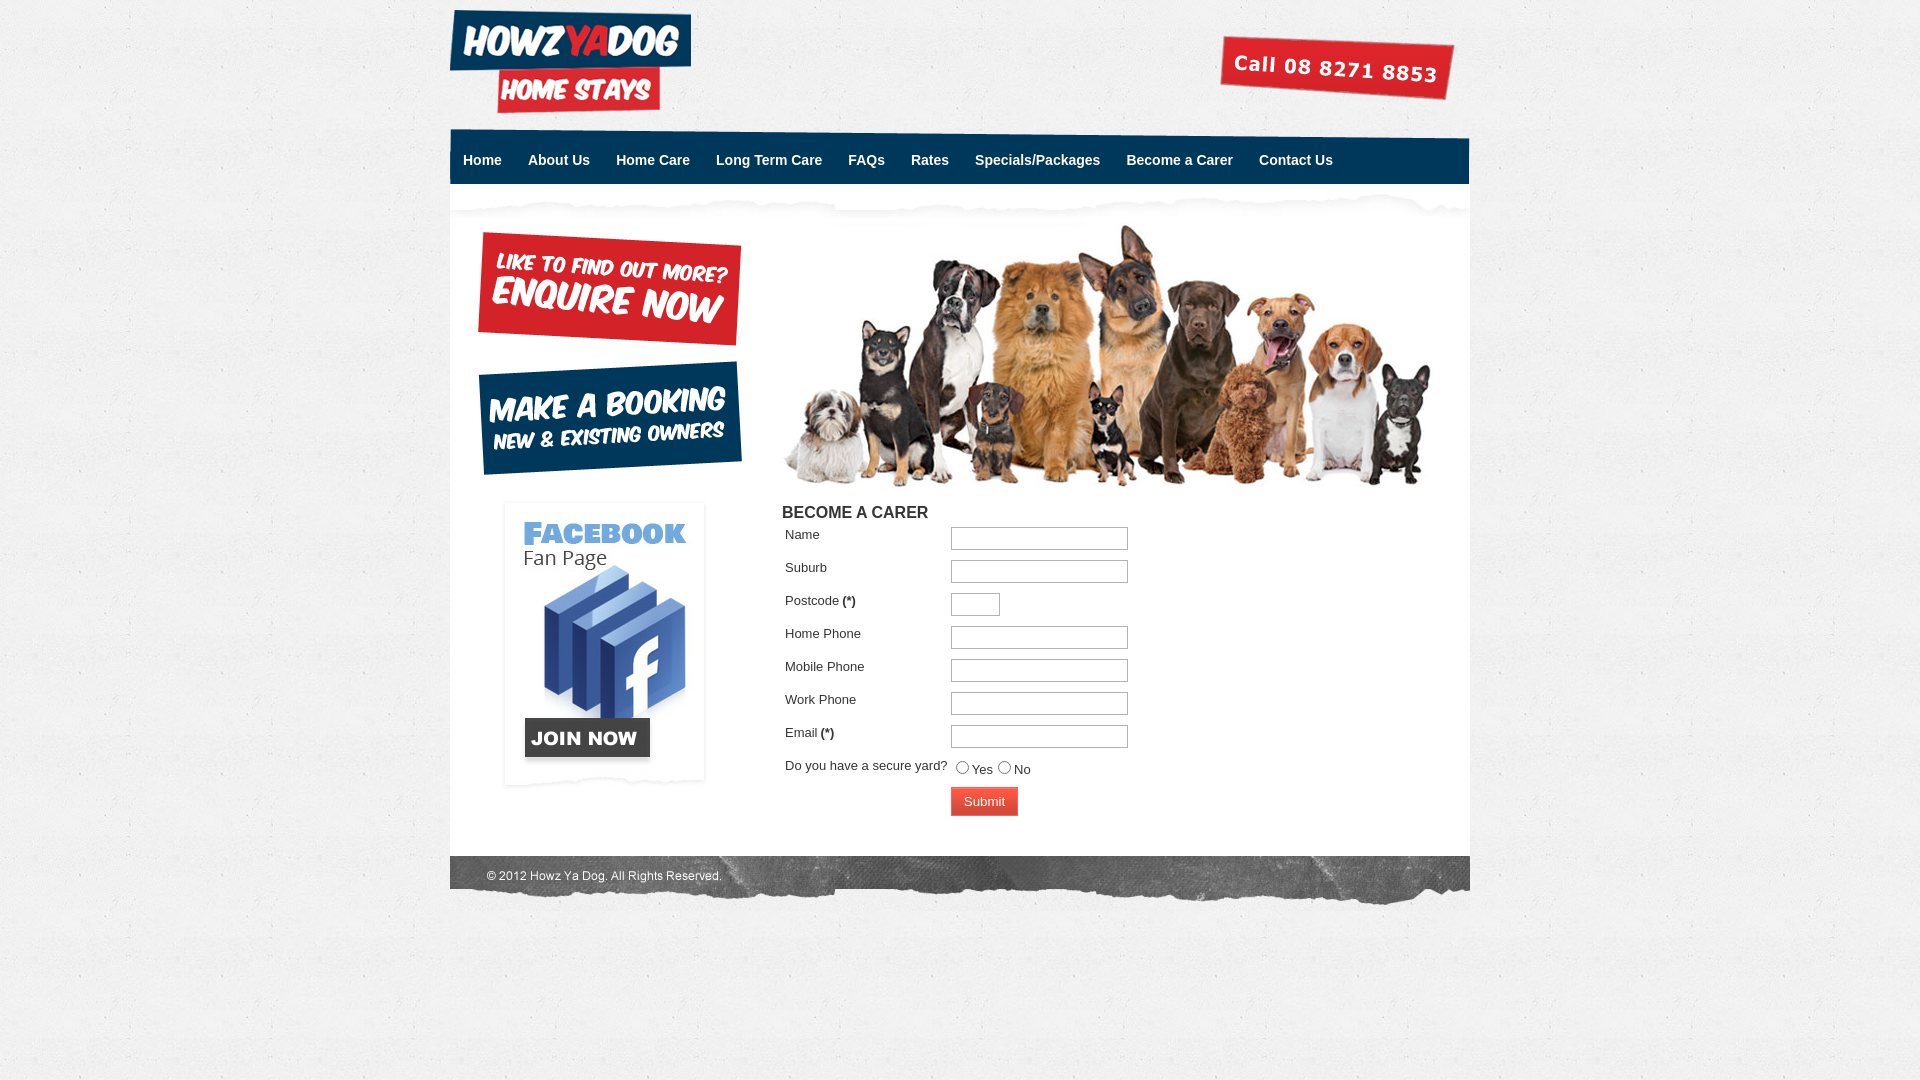  What do you see at coordinates (1296, 154) in the screenshot?
I see `'Contact Us'` at bounding box center [1296, 154].